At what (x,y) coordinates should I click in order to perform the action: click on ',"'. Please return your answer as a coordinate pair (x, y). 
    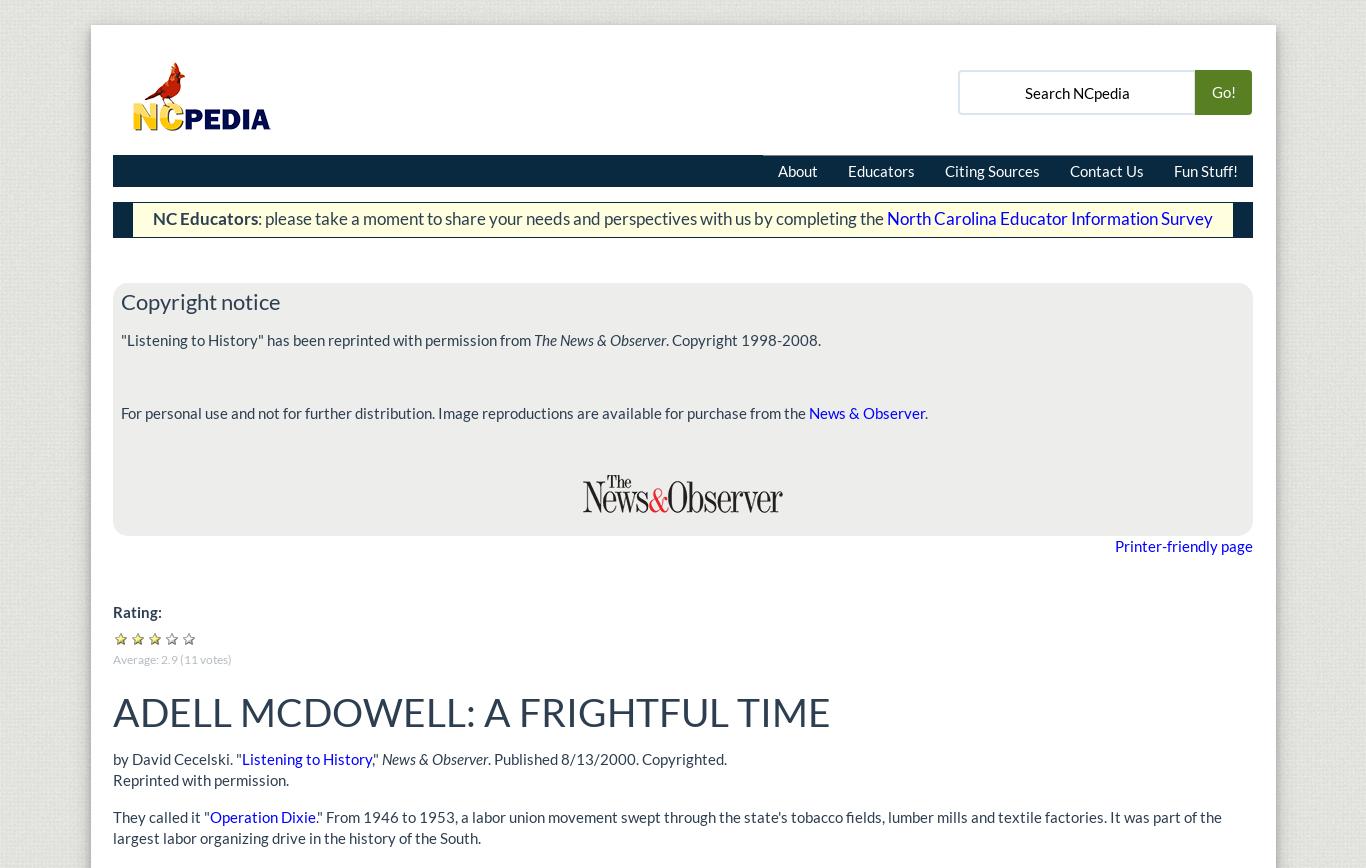
    Looking at the image, I should click on (376, 758).